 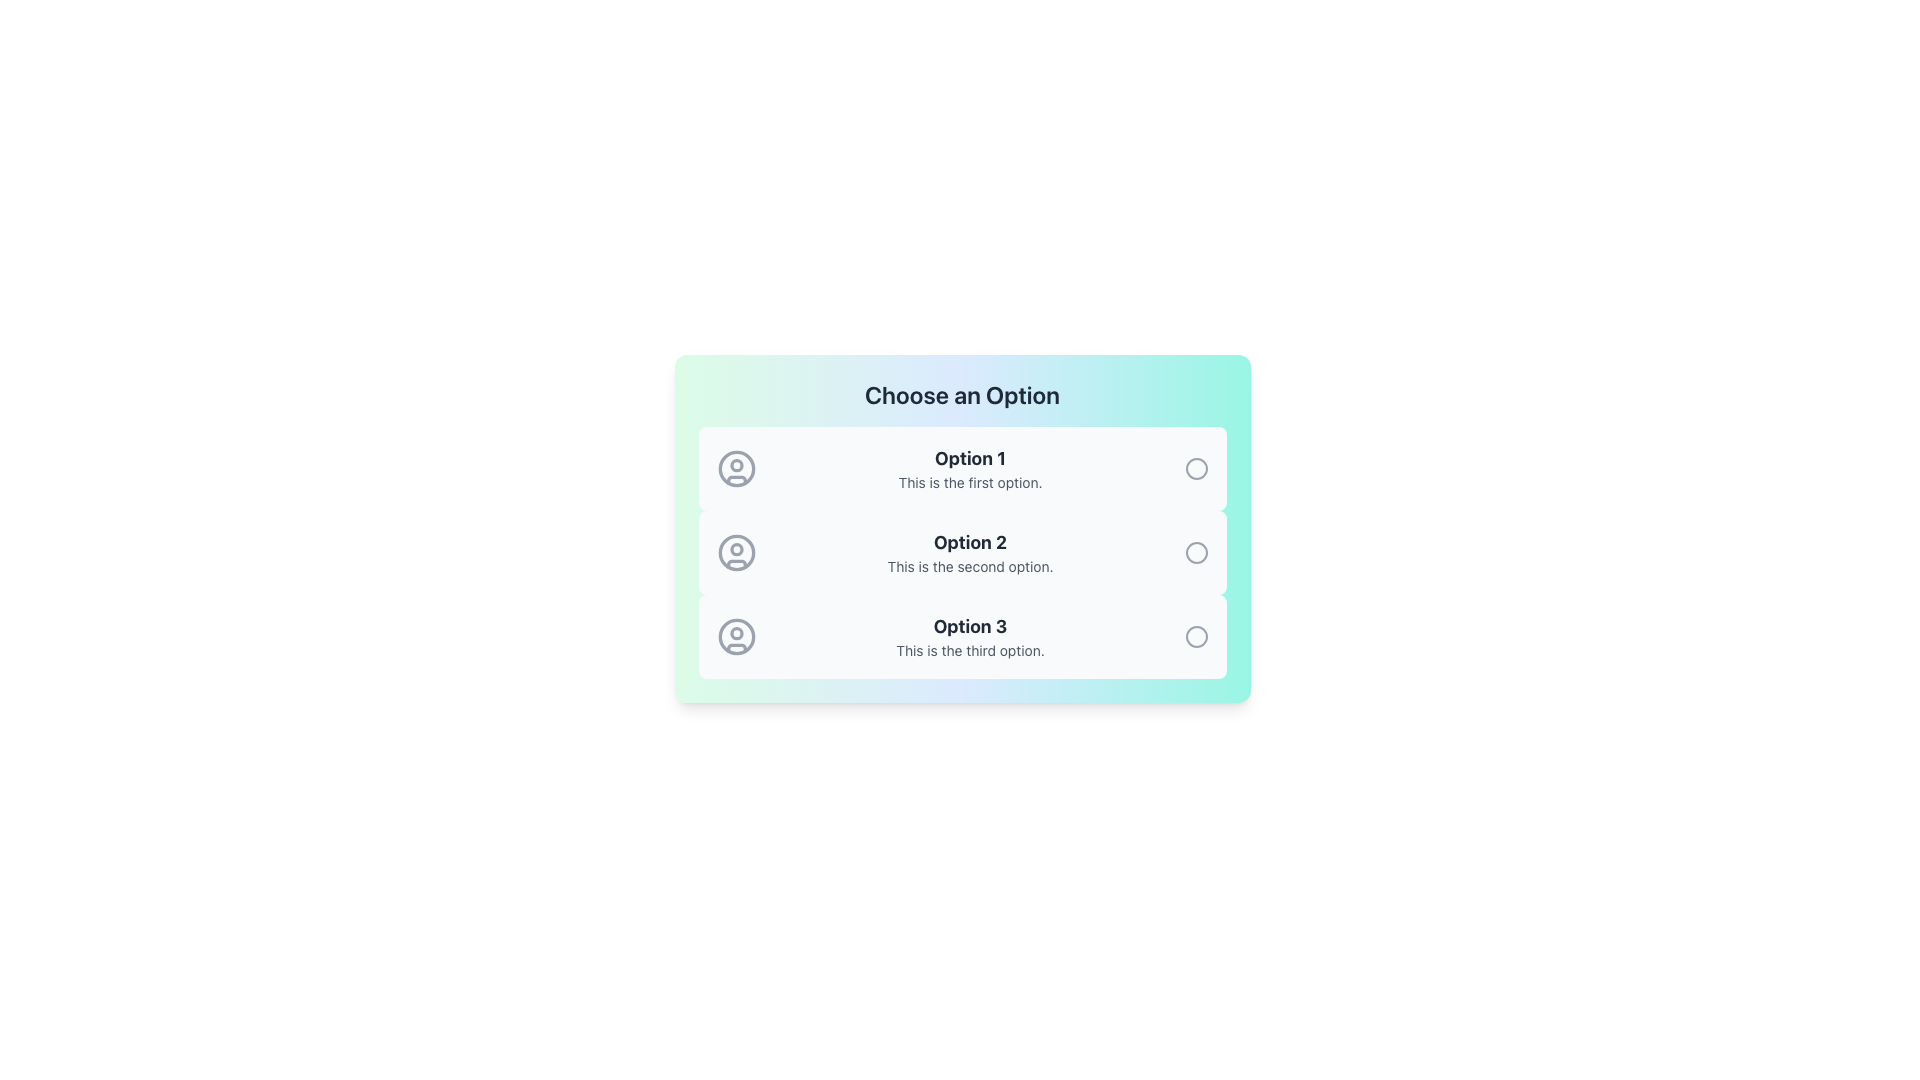 I want to click on the decorative SVG Circle Element that is the innermost part of the user icon located on the left of the Option 3 row in the vertical list layout, so click(x=735, y=636).